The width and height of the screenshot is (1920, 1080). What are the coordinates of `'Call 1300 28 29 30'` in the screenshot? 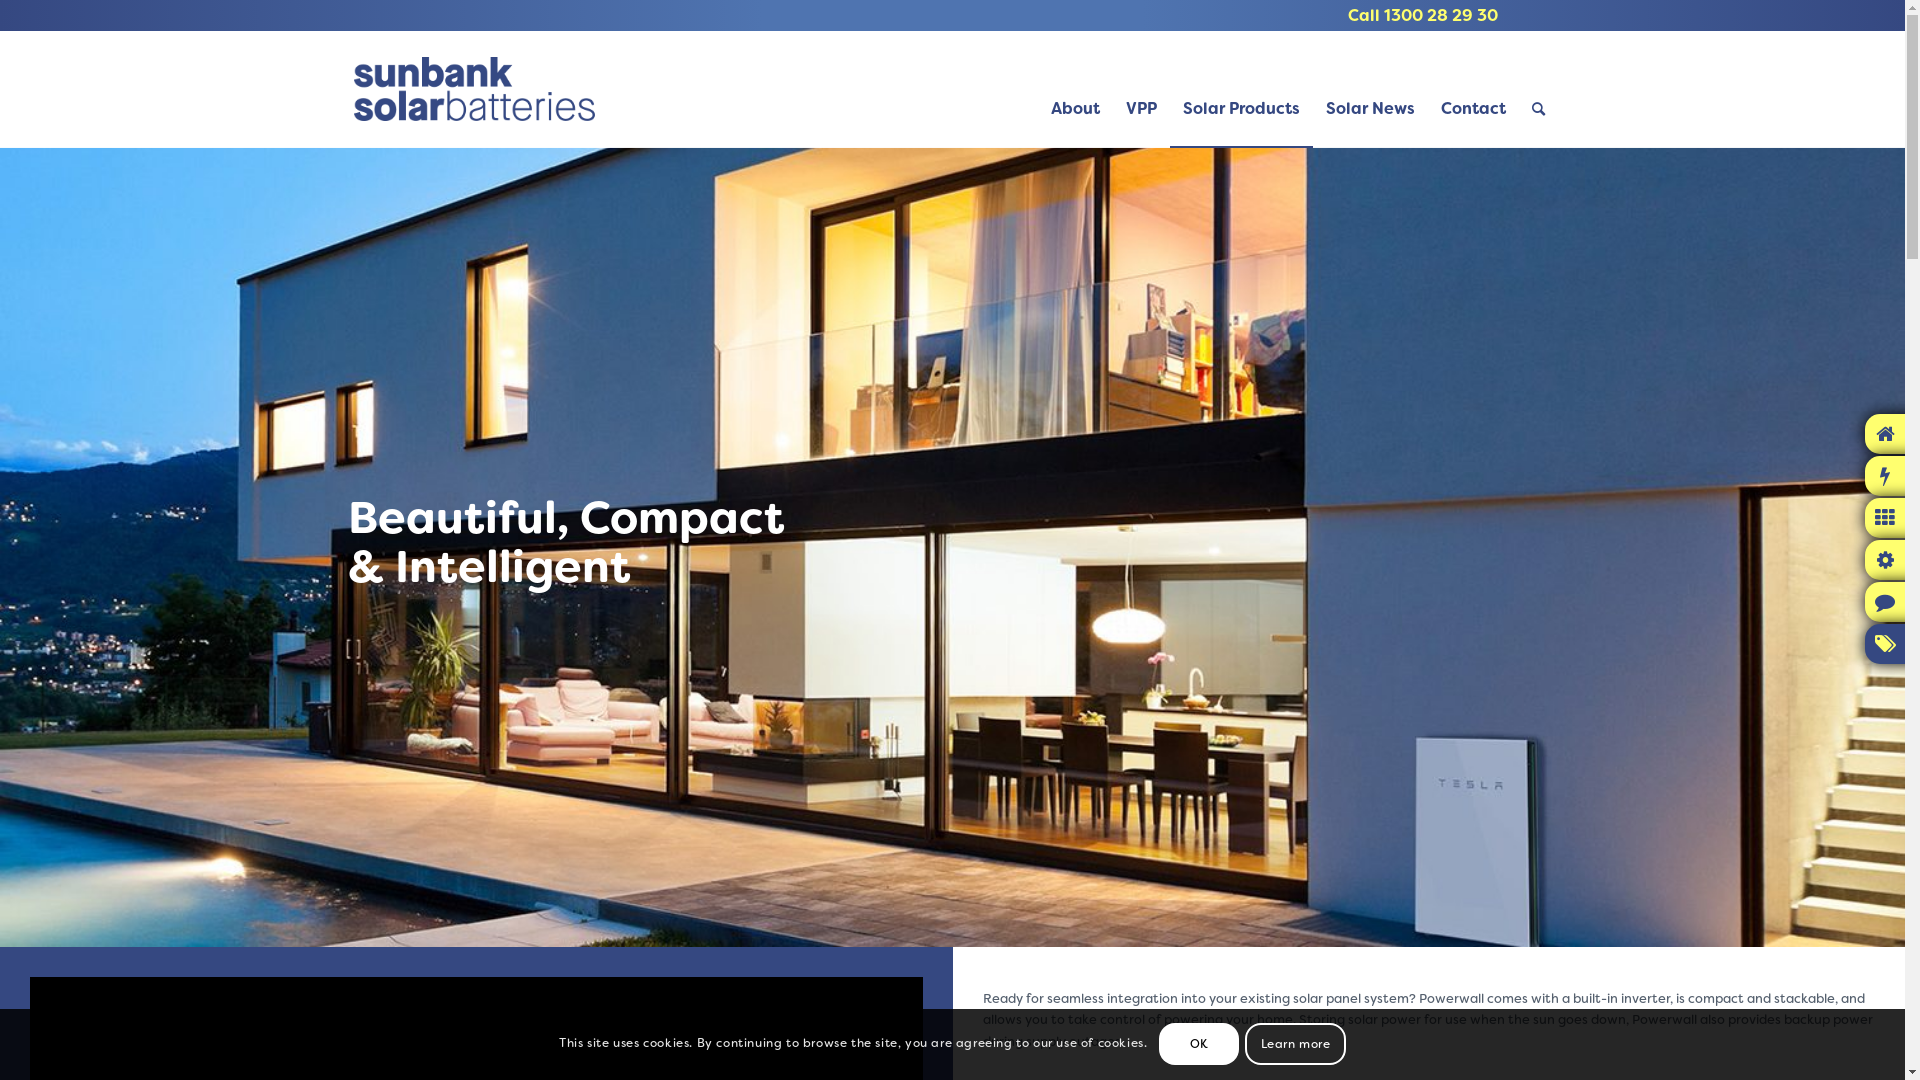 It's located at (1421, 15).